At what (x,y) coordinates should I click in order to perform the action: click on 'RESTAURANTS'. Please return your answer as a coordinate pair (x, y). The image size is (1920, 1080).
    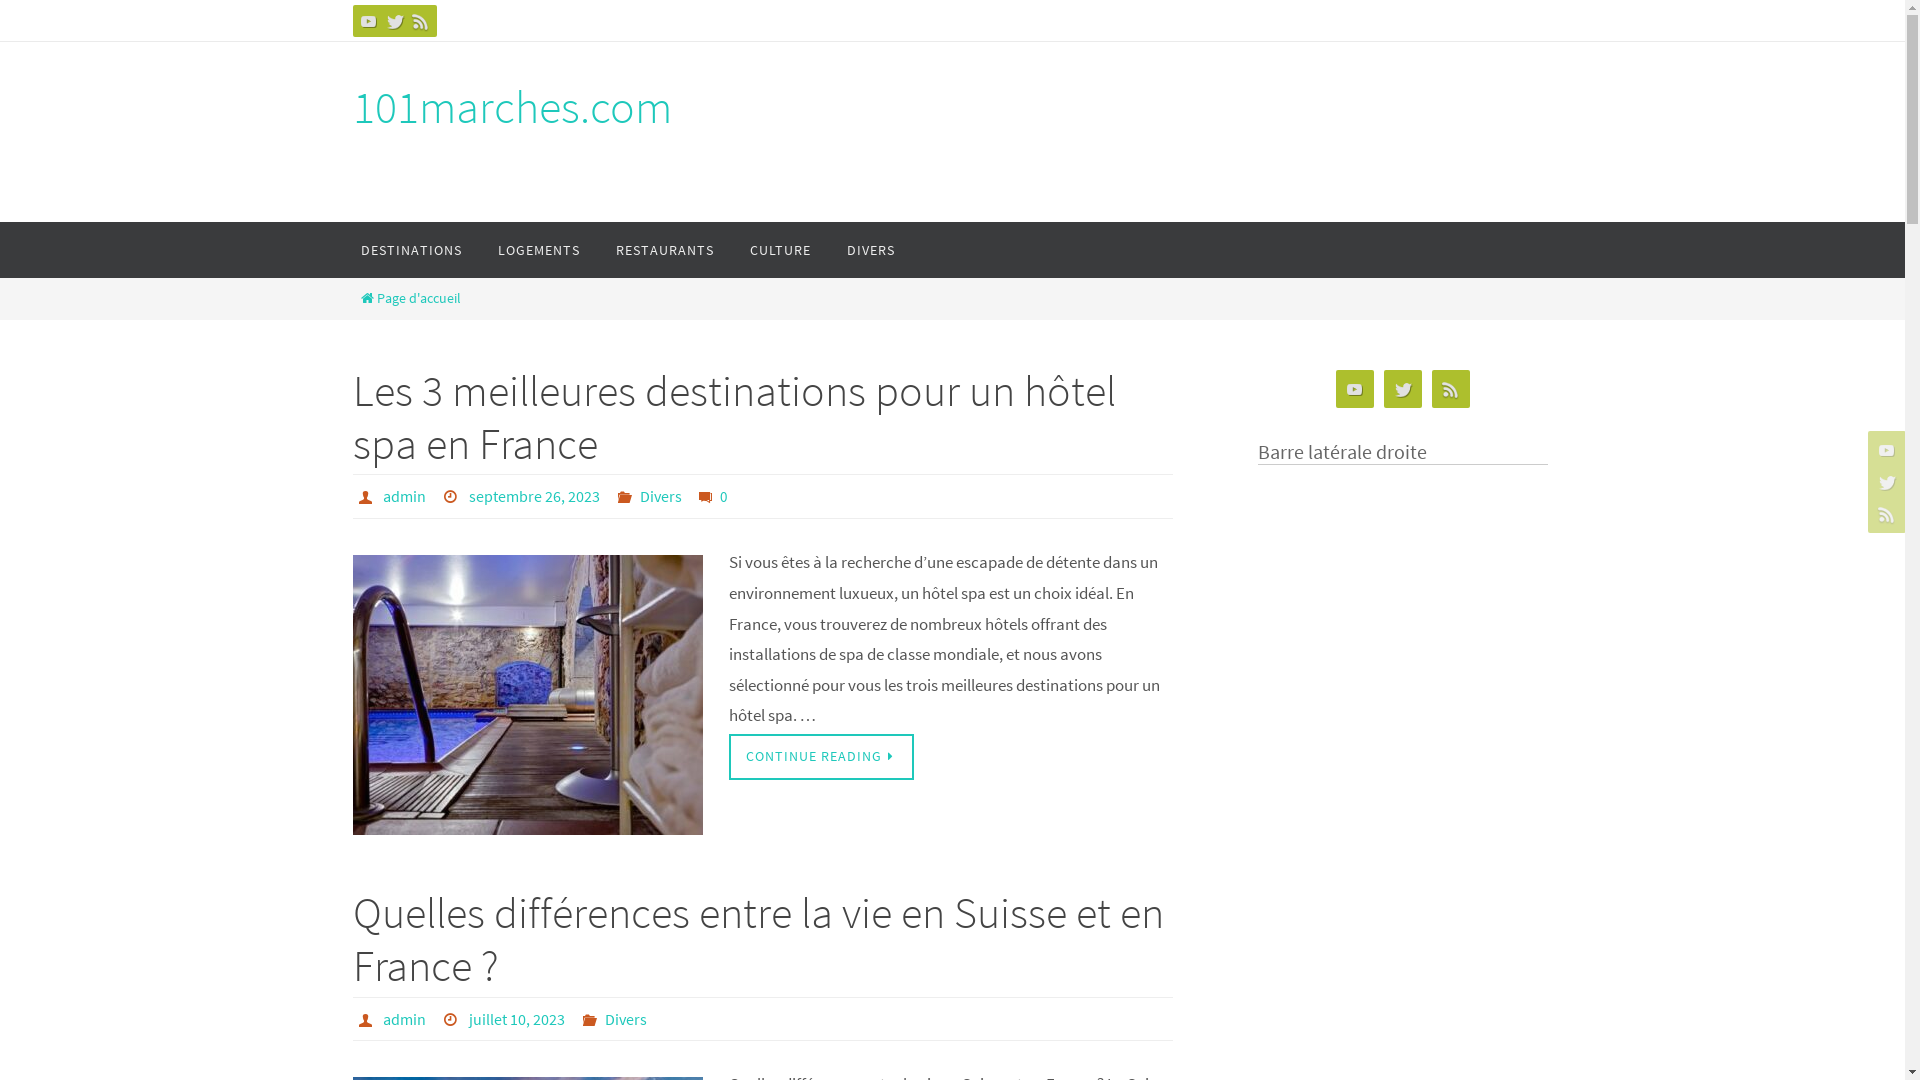
    Looking at the image, I should click on (665, 249).